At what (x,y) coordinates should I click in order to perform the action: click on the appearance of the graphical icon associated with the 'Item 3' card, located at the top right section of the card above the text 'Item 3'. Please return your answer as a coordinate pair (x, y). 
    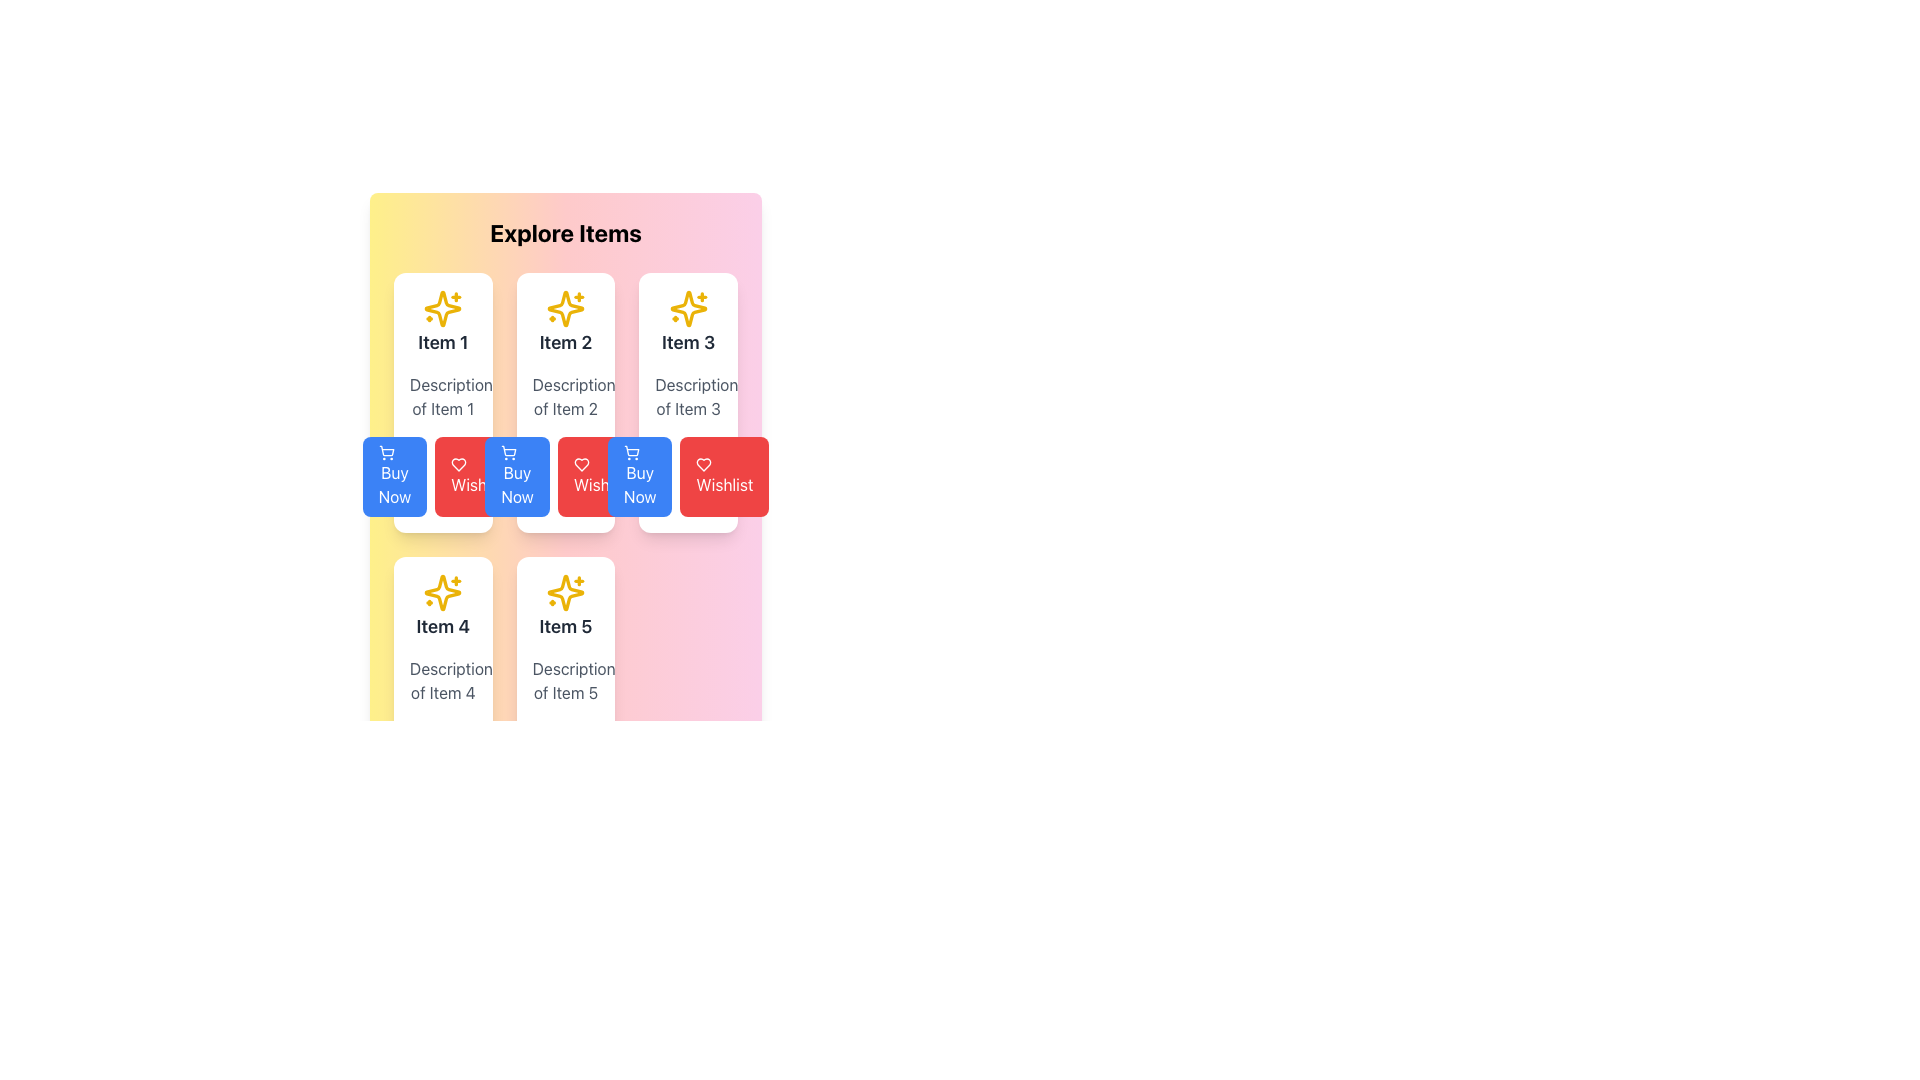
    Looking at the image, I should click on (688, 308).